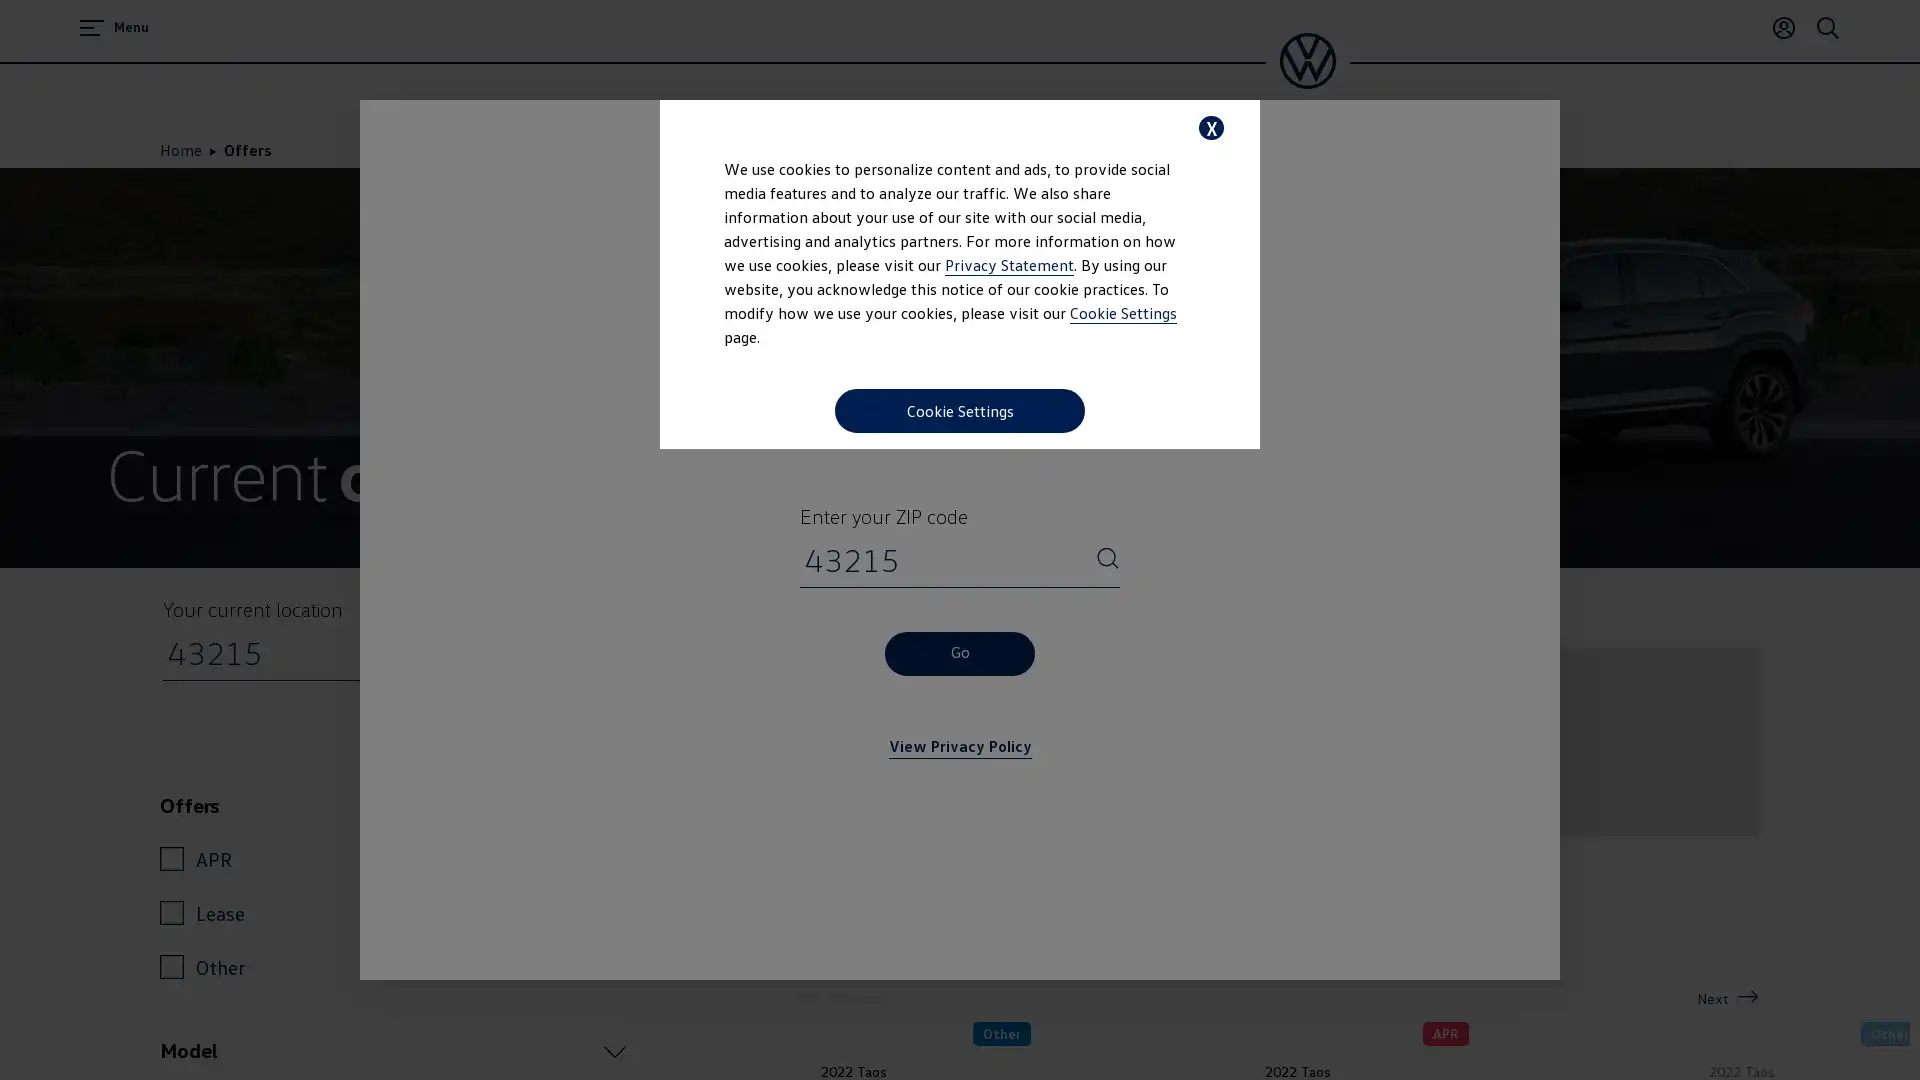  I want to click on Search, so click(1828, 27).